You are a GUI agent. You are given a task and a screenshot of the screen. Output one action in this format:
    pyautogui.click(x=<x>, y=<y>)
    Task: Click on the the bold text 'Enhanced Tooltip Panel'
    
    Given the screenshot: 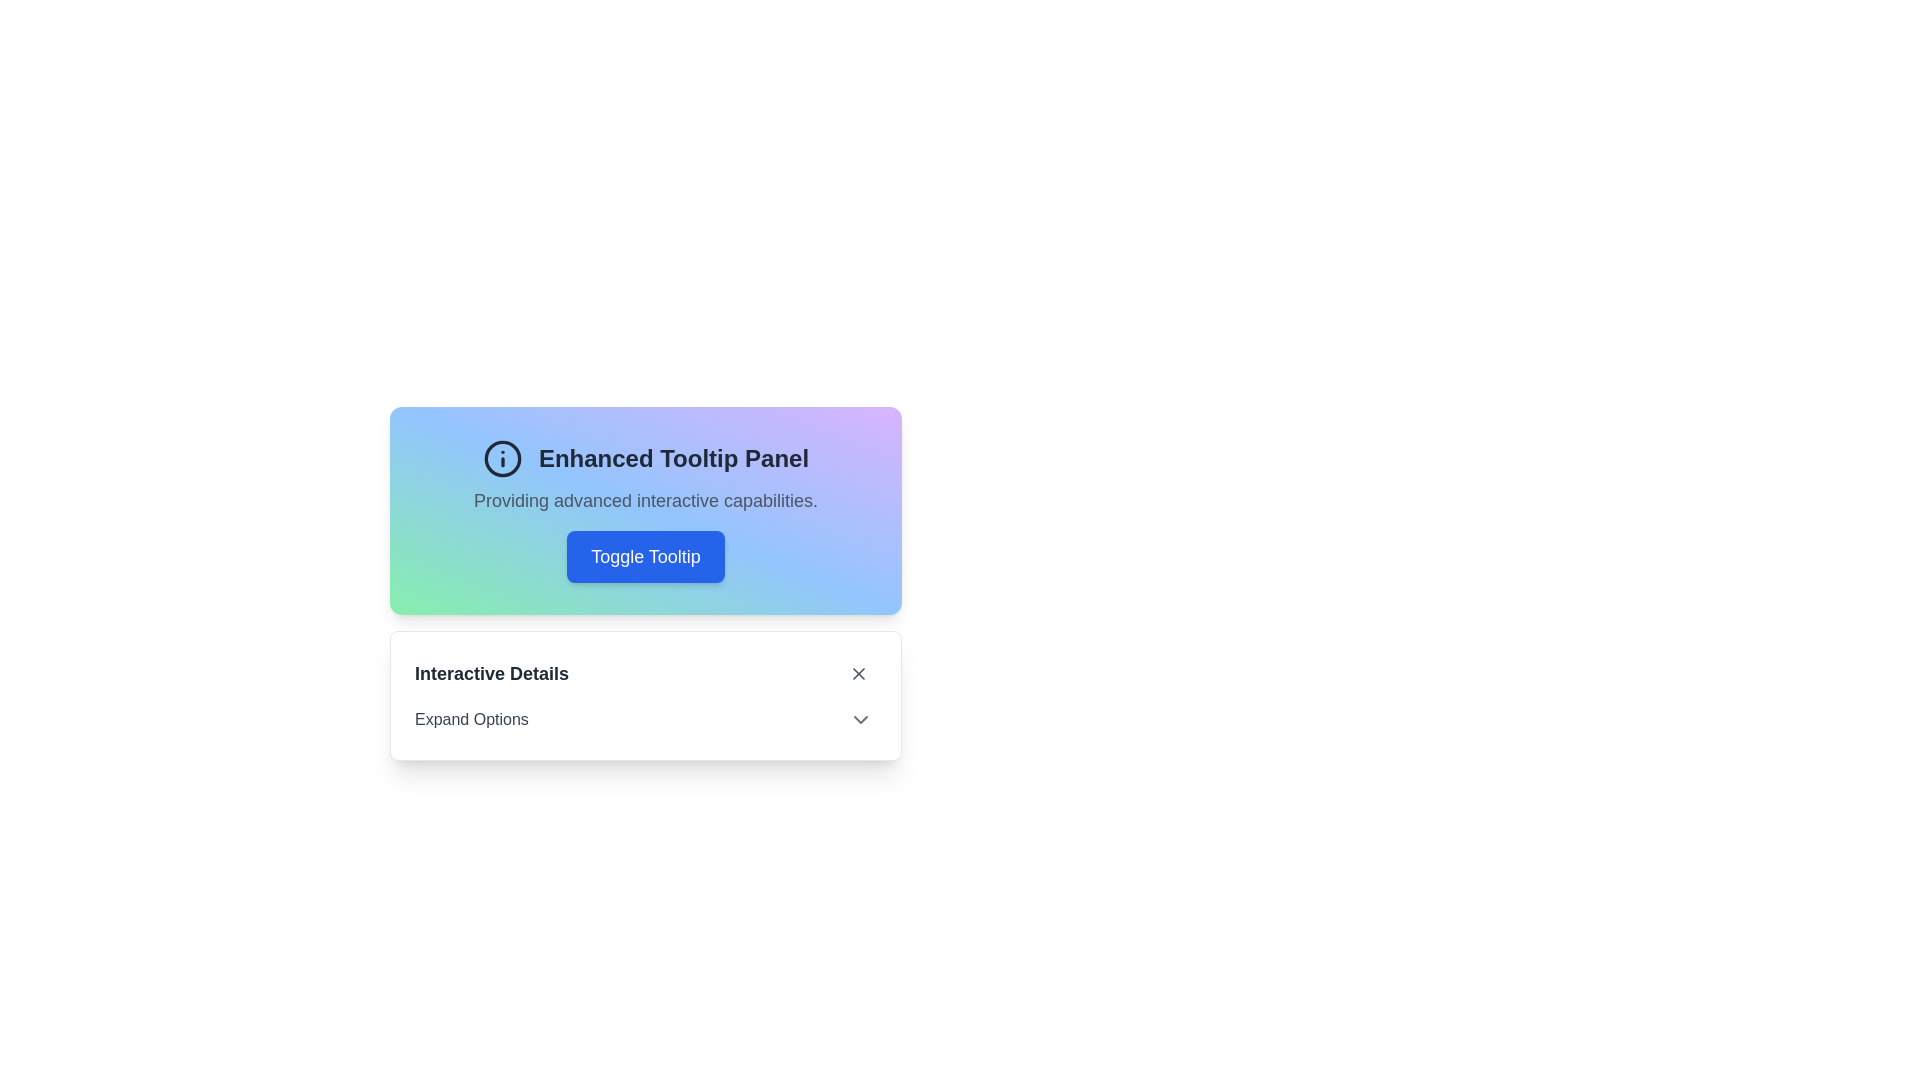 What is the action you would take?
    pyautogui.click(x=646, y=459)
    